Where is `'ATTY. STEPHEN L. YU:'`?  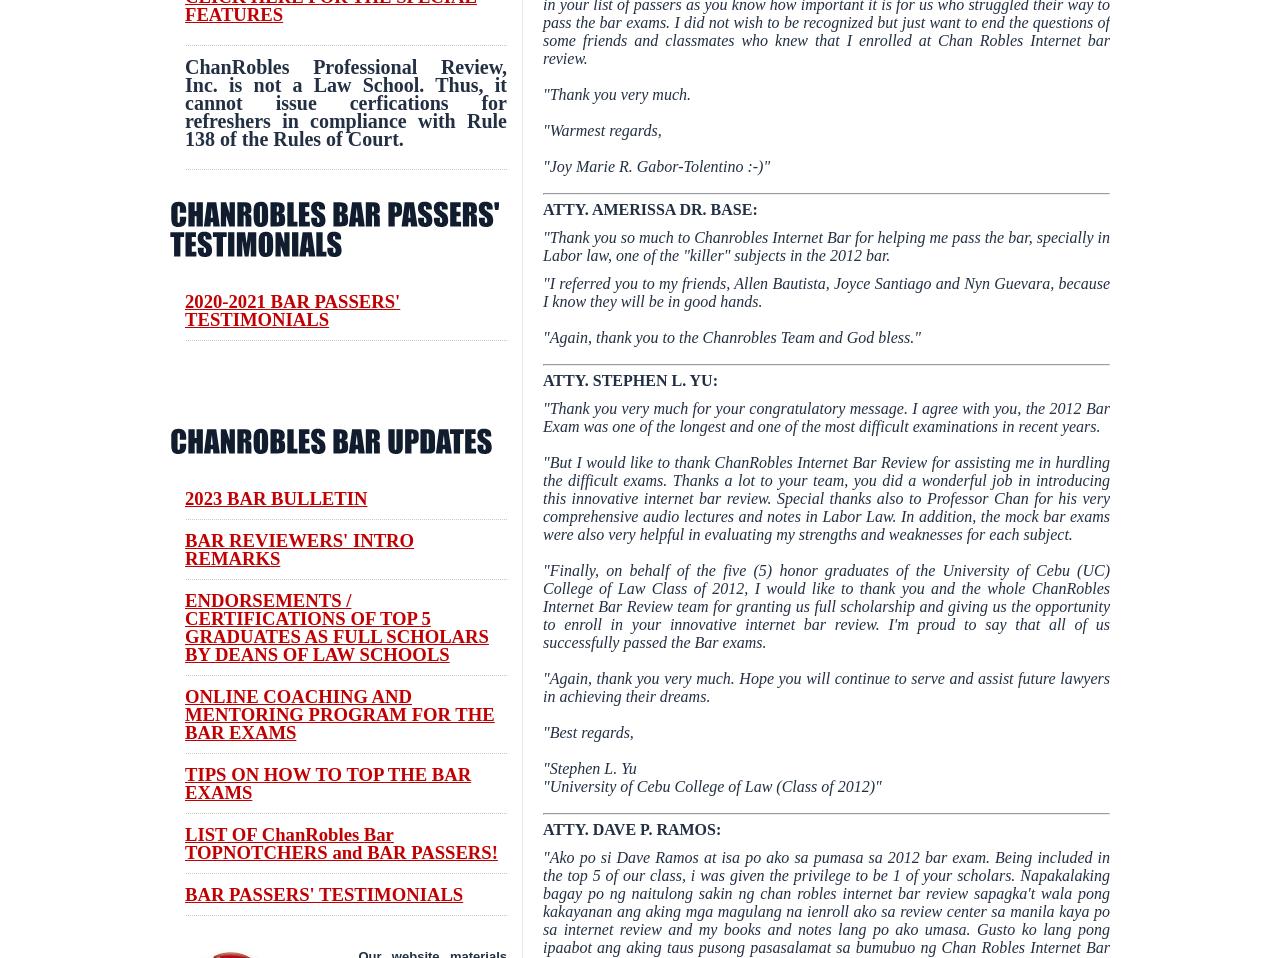 'ATTY. STEPHEN L. YU:' is located at coordinates (629, 379).